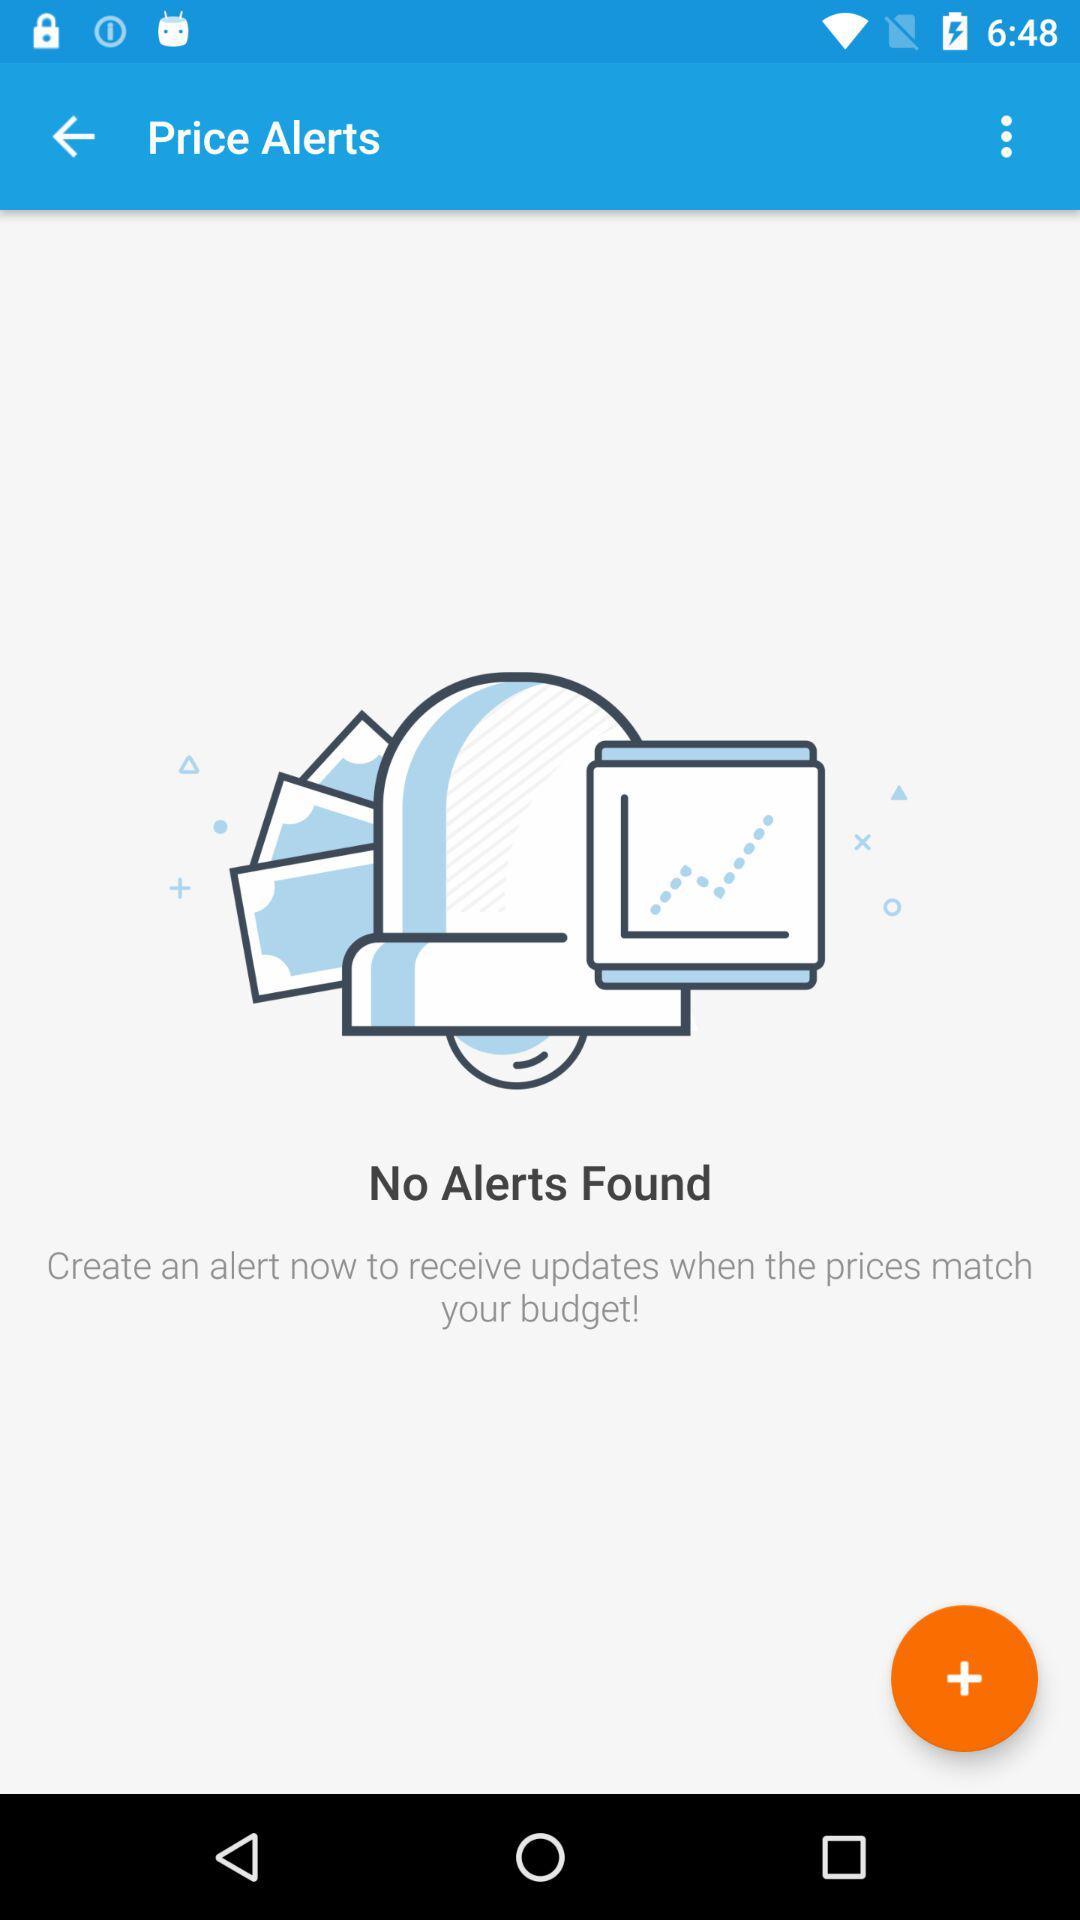 Image resolution: width=1080 pixels, height=1920 pixels. I want to click on voltar a tela anterior, so click(72, 135).